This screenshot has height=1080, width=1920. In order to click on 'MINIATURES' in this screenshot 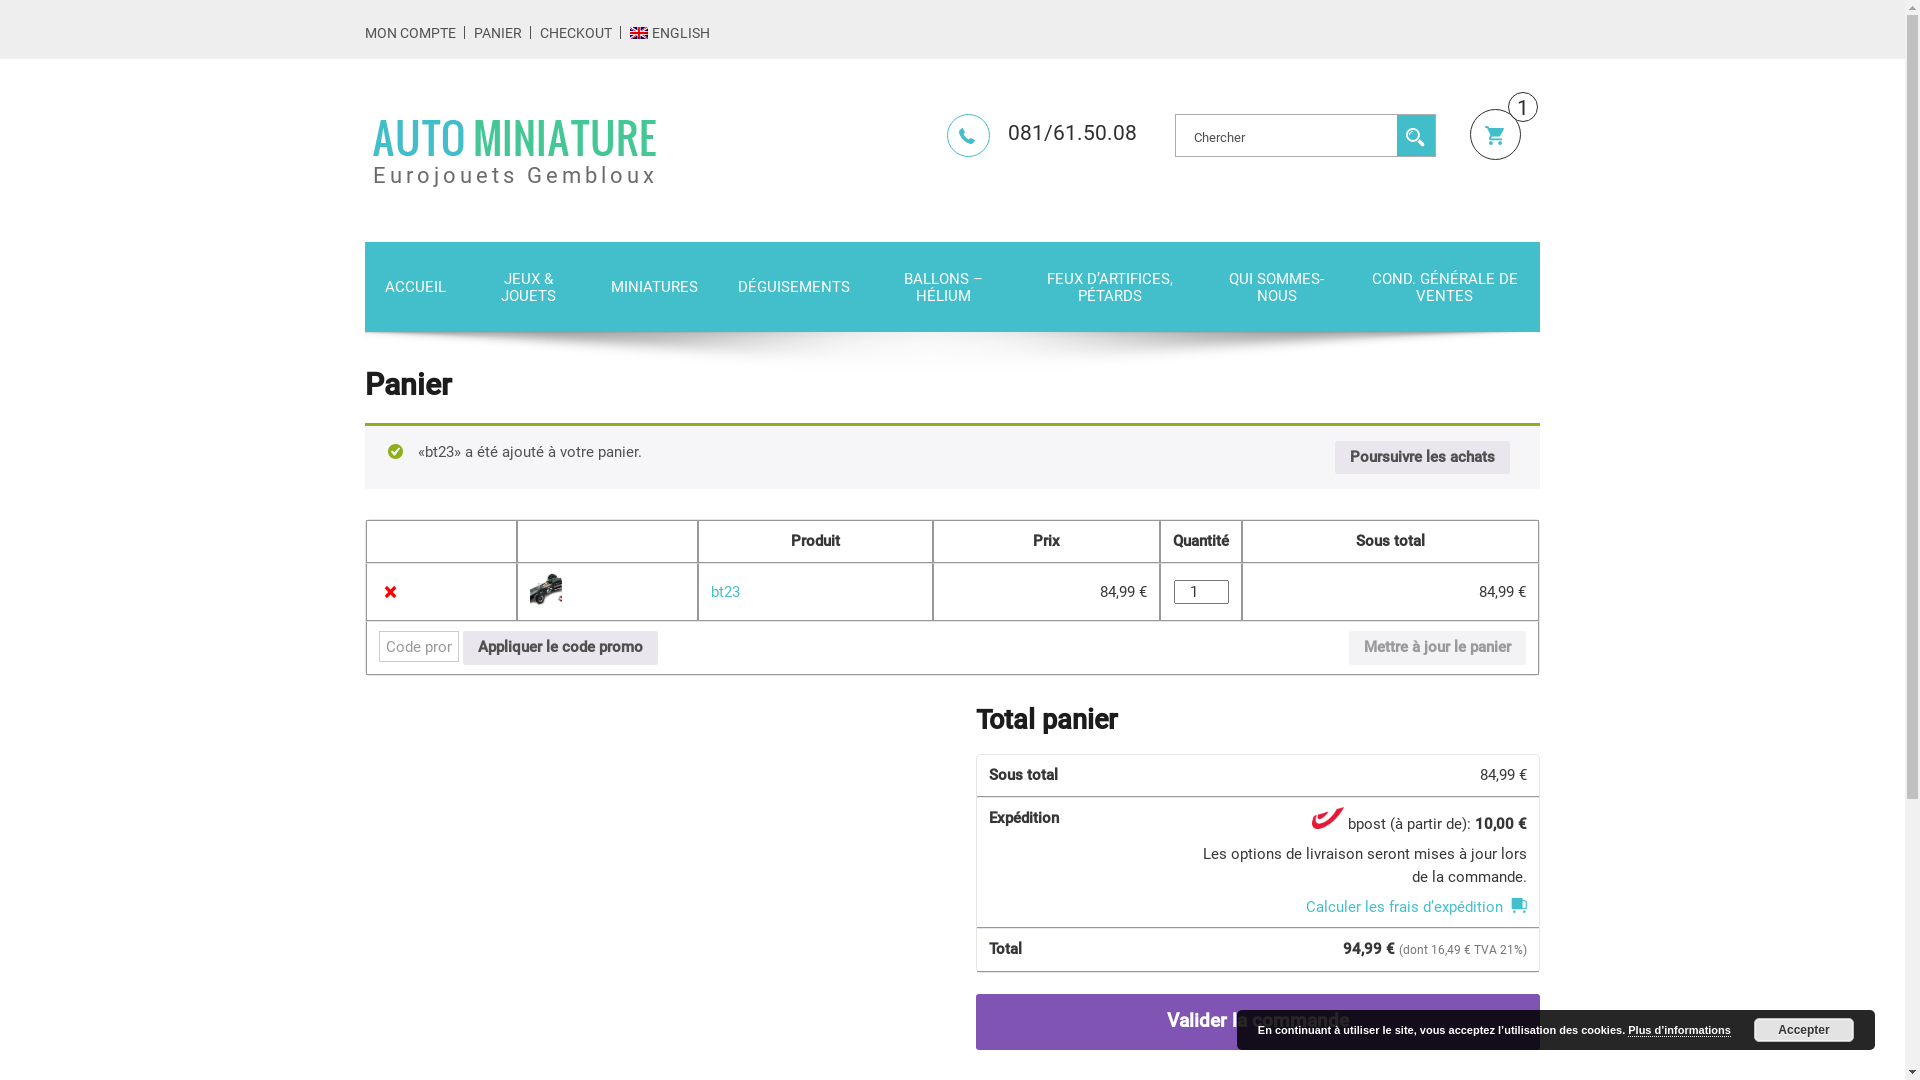, I will do `click(654, 286)`.